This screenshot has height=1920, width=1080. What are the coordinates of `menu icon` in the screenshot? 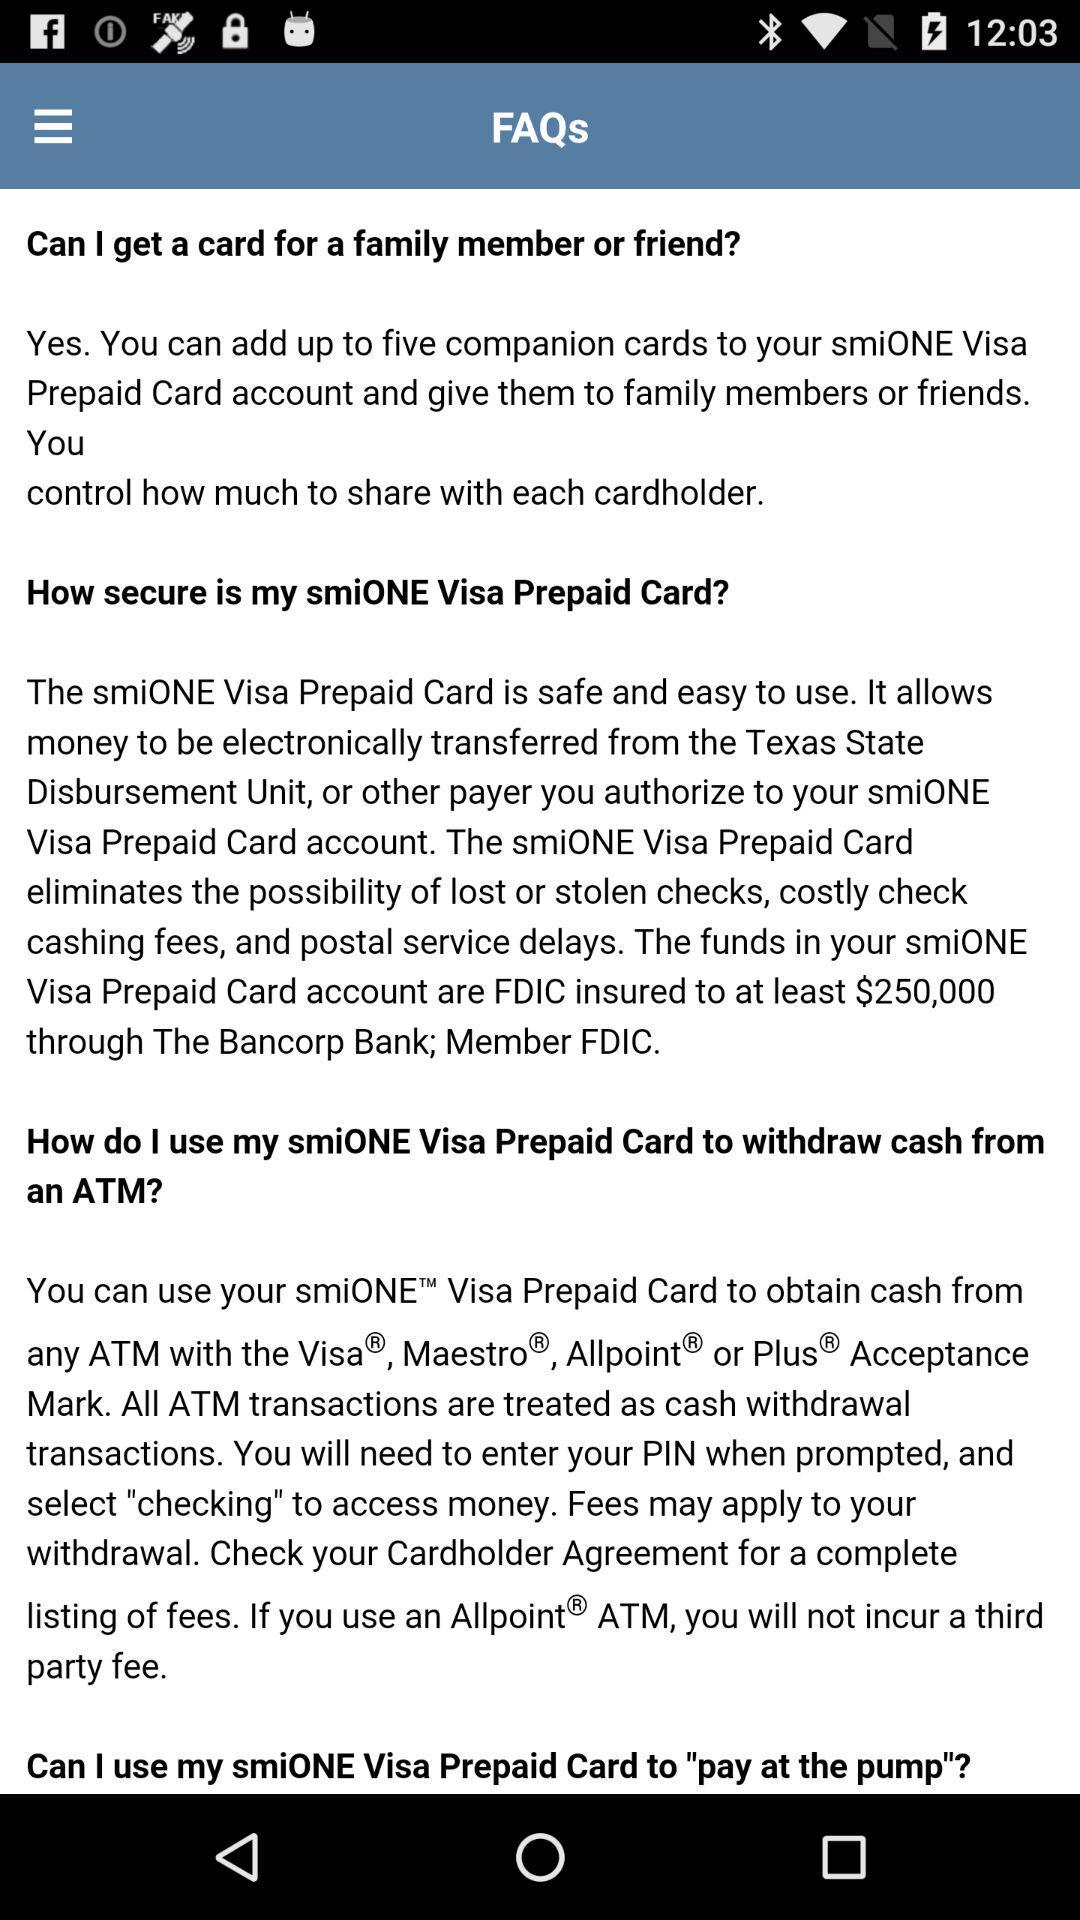 It's located at (52, 124).